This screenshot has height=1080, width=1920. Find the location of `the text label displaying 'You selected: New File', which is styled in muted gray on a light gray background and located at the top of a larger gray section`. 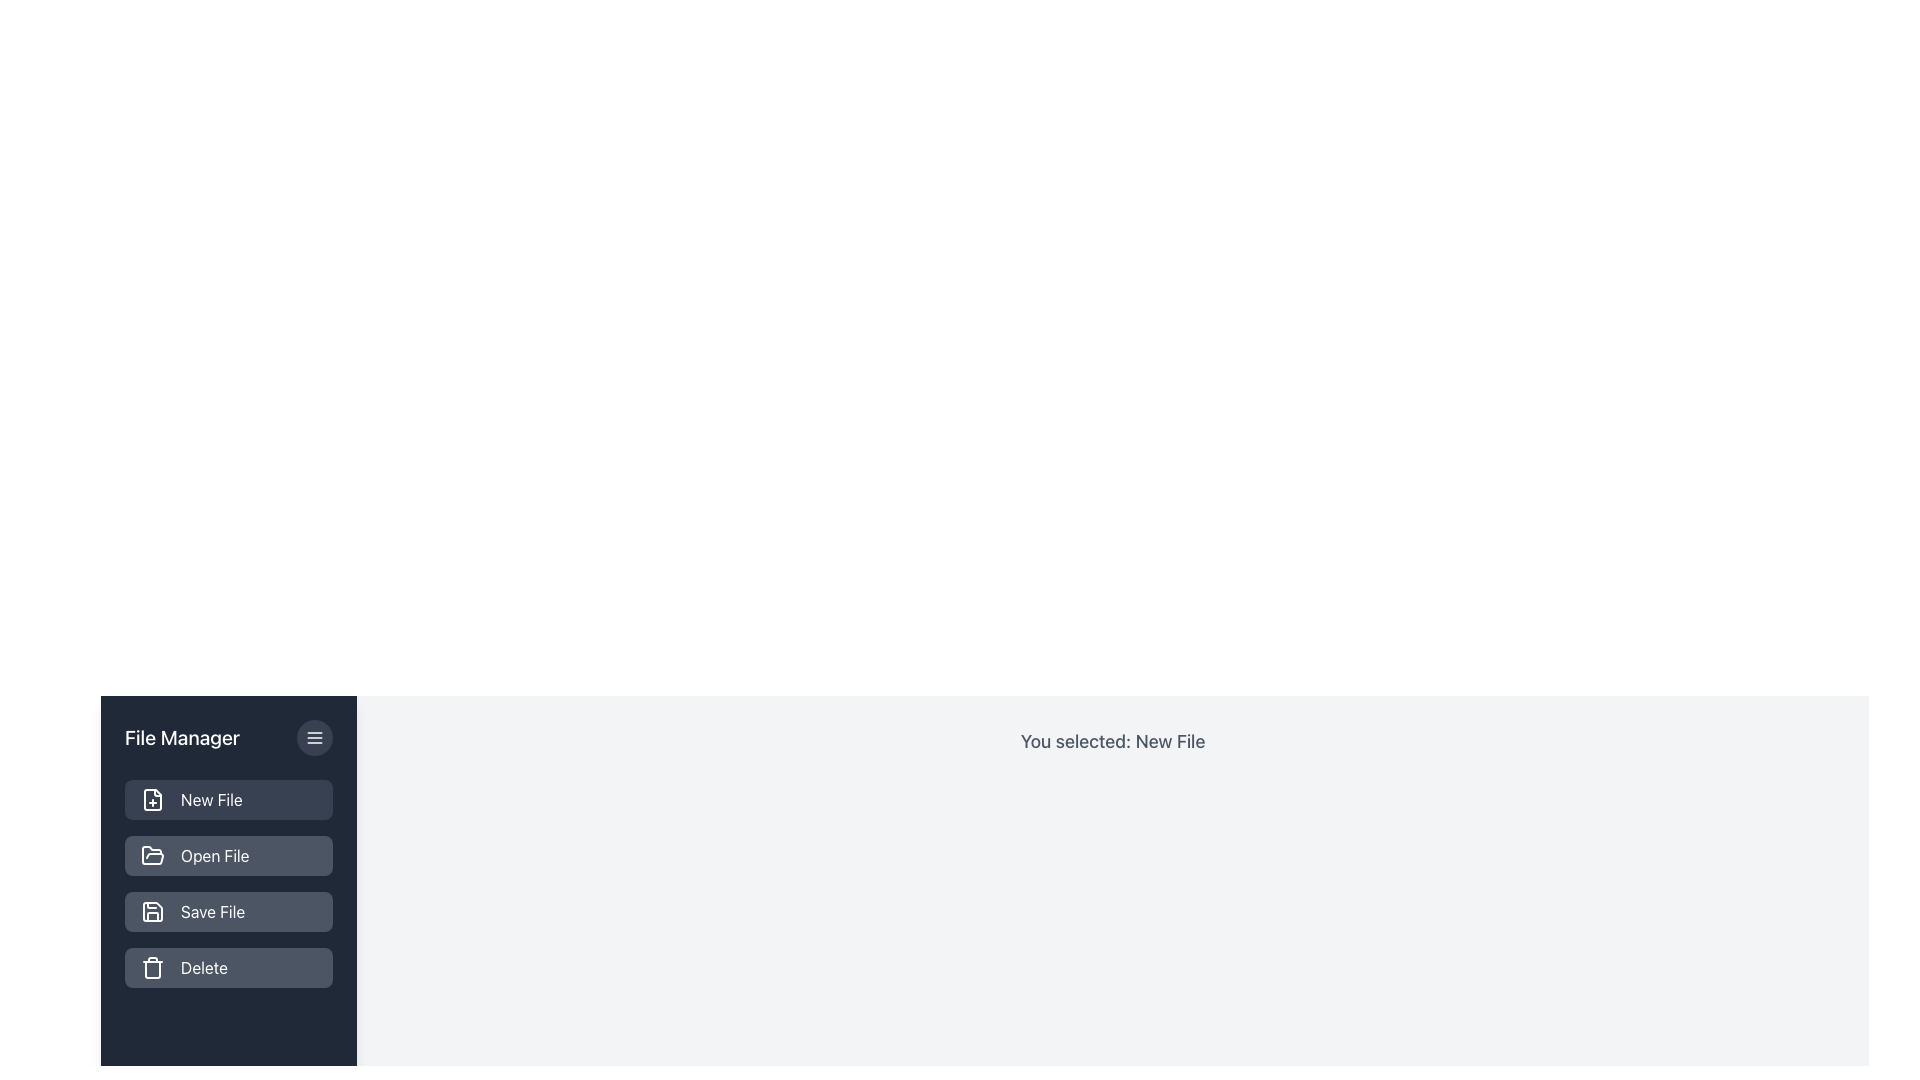

the text label displaying 'You selected: New File', which is styled in muted gray on a light gray background and located at the top of a larger gray section is located at coordinates (1112, 741).